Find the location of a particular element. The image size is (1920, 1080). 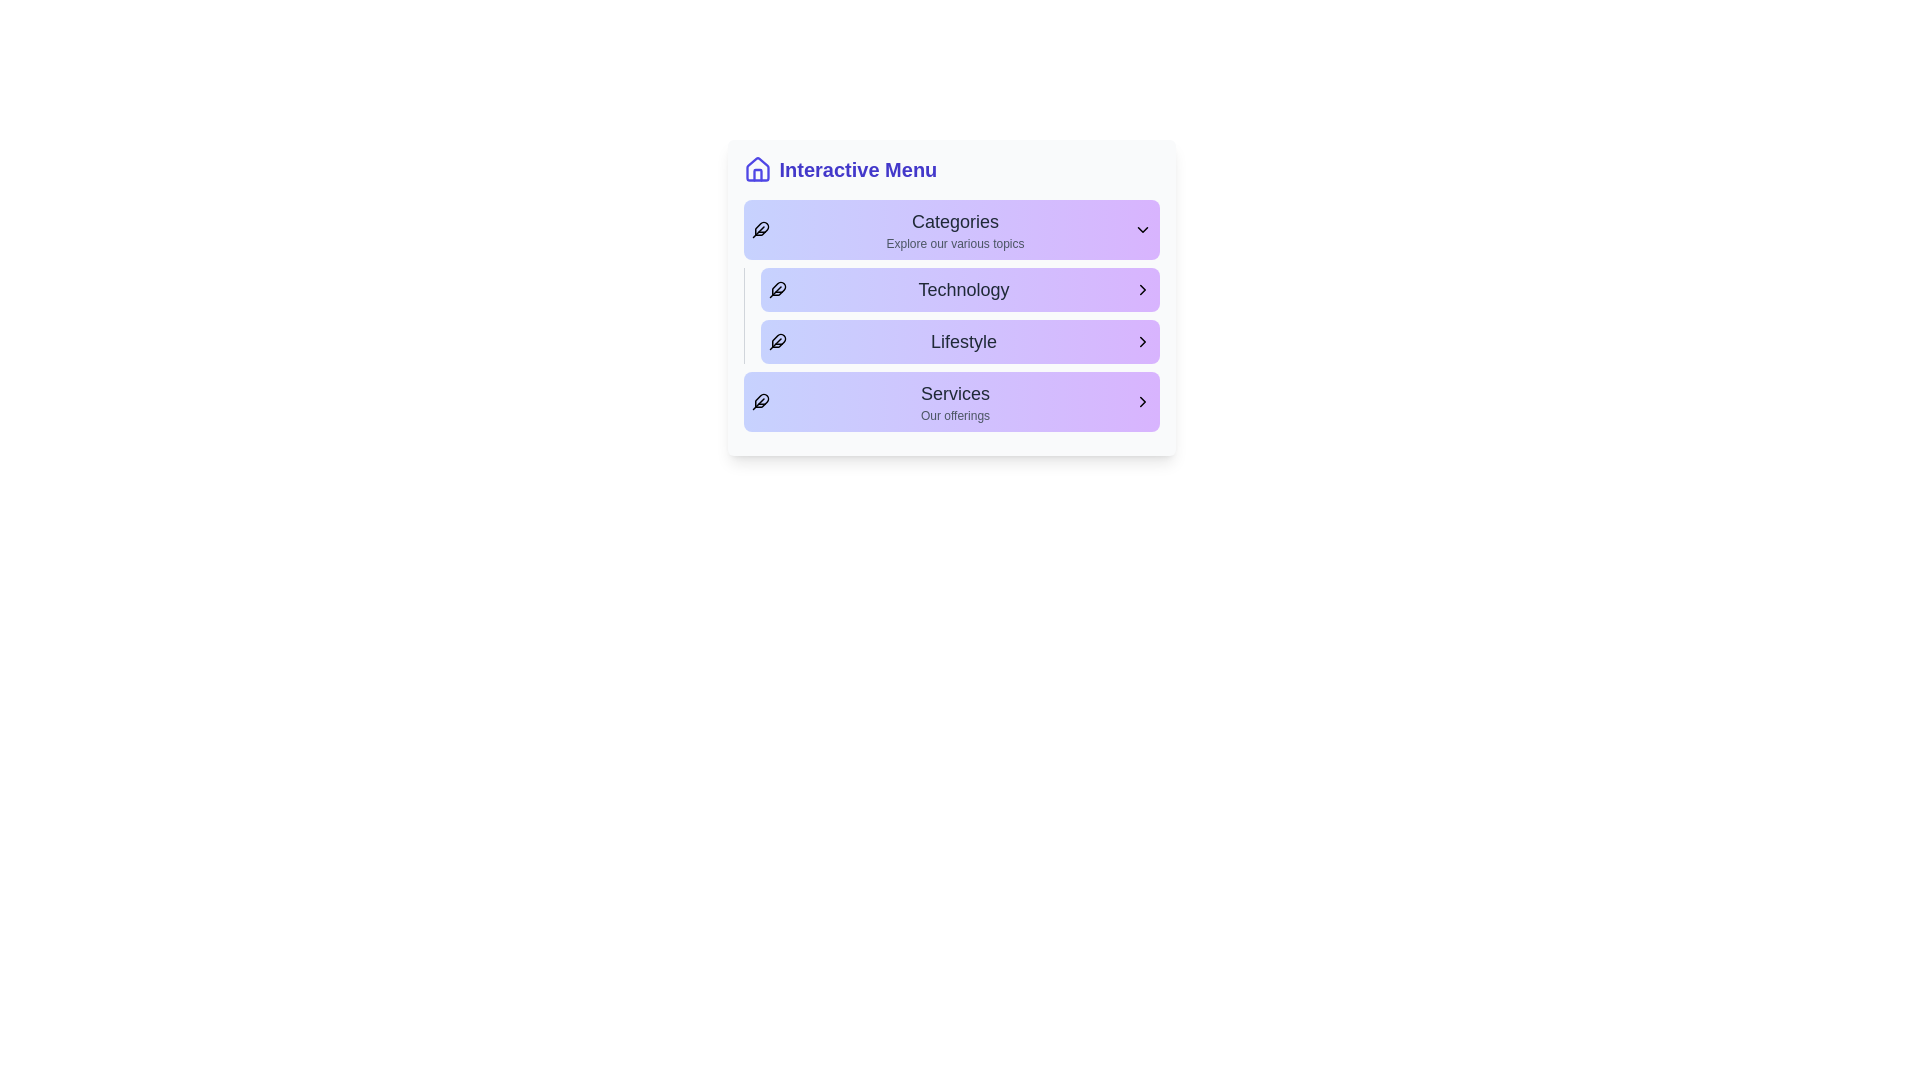

the decorative feather-like icon located to the left of the 'Technology' label in the vertical menu is located at coordinates (777, 288).